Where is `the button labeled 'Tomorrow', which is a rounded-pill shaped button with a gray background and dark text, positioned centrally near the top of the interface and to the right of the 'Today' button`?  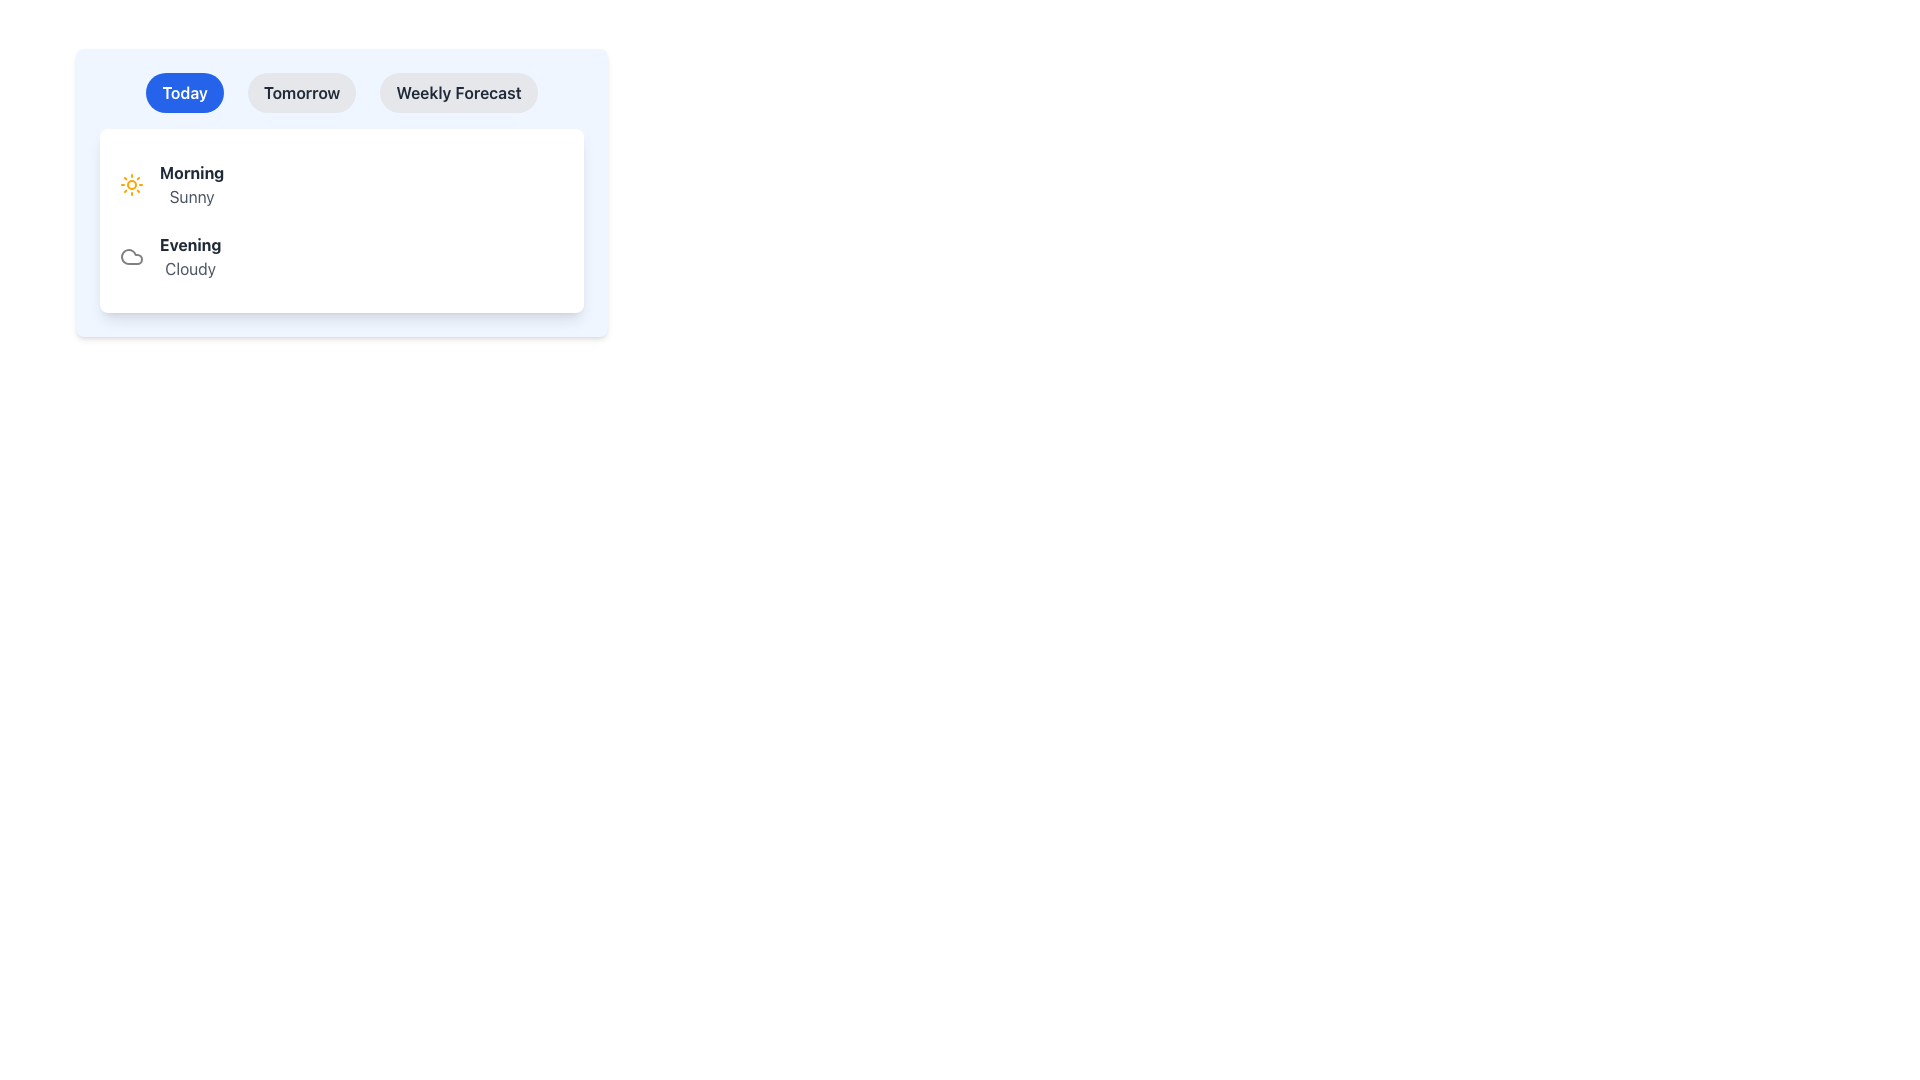
the button labeled 'Tomorrow', which is a rounded-pill shaped button with a gray background and dark text, positioned centrally near the top of the interface and to the right of the 'Today' button is located at coordinates (301, 92).